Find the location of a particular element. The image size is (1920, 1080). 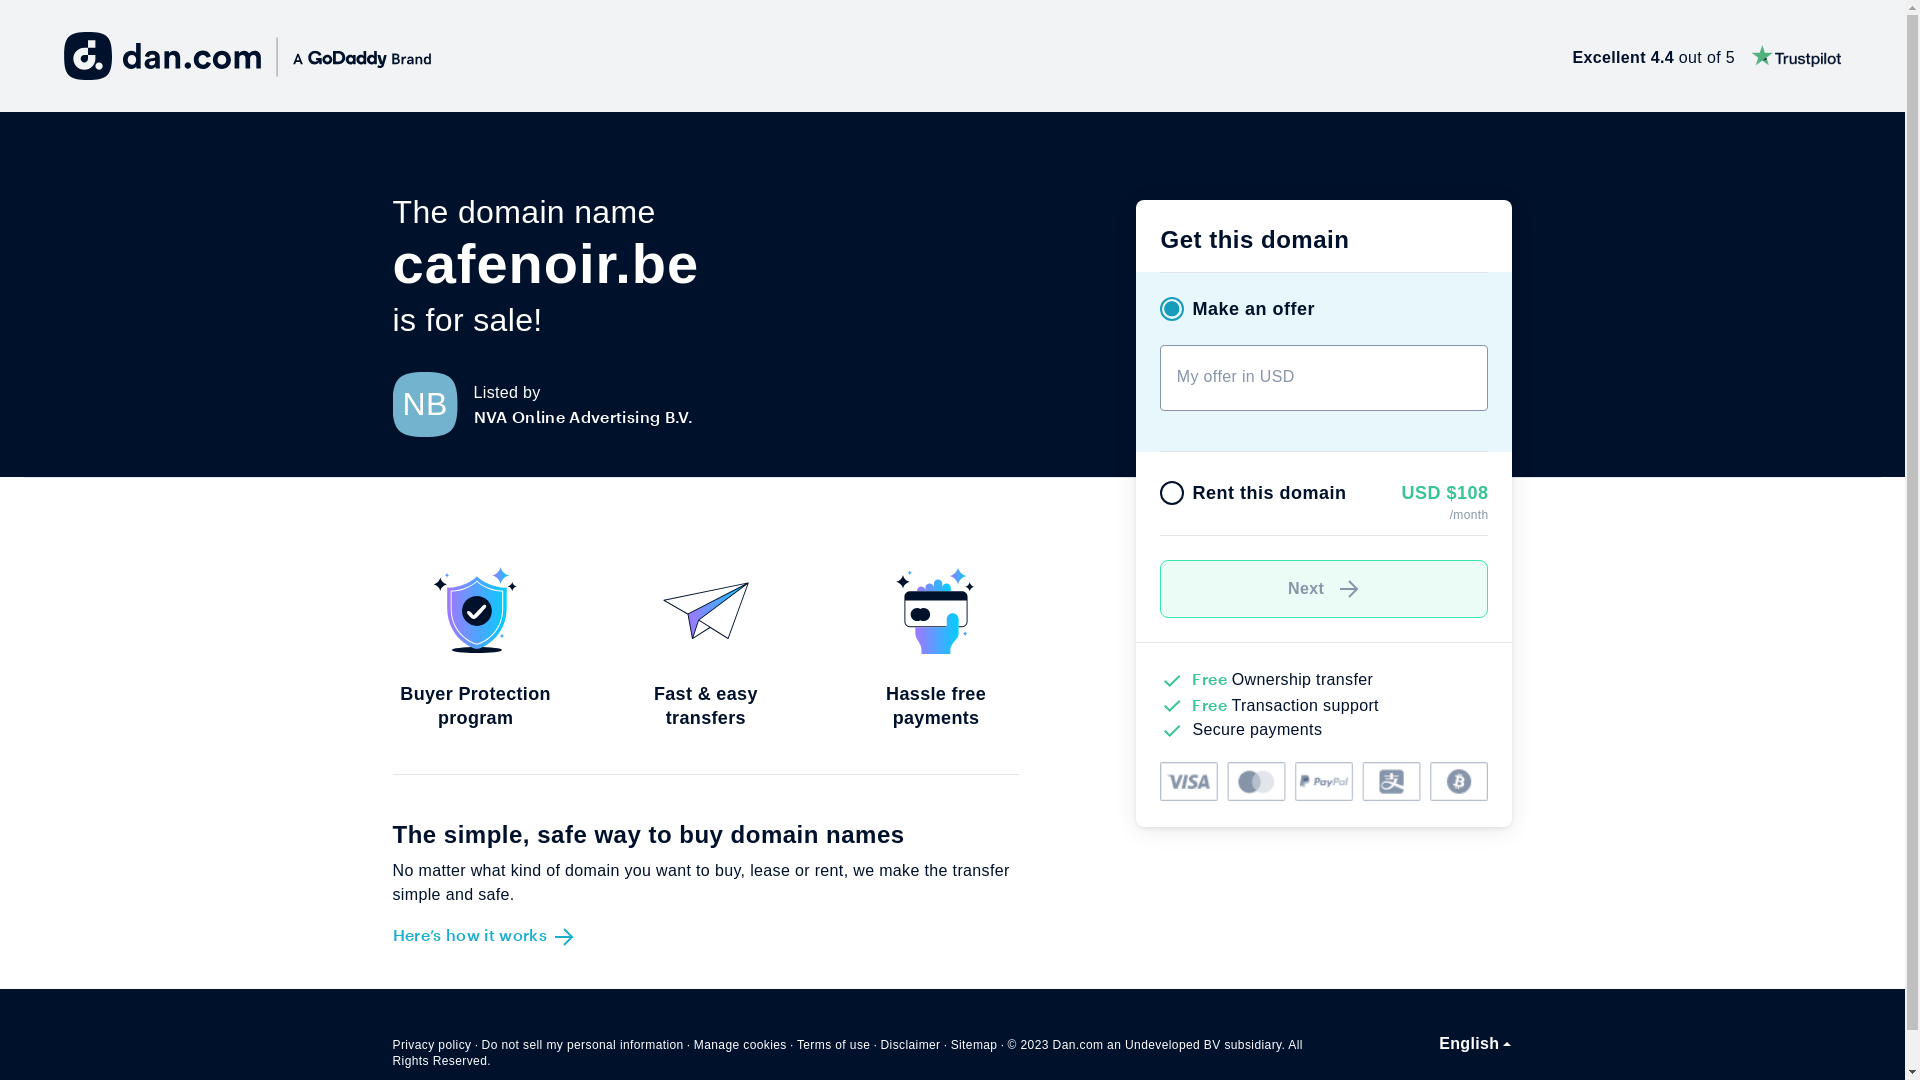

'Privacy policy' is located at coordinates (430, 1044).